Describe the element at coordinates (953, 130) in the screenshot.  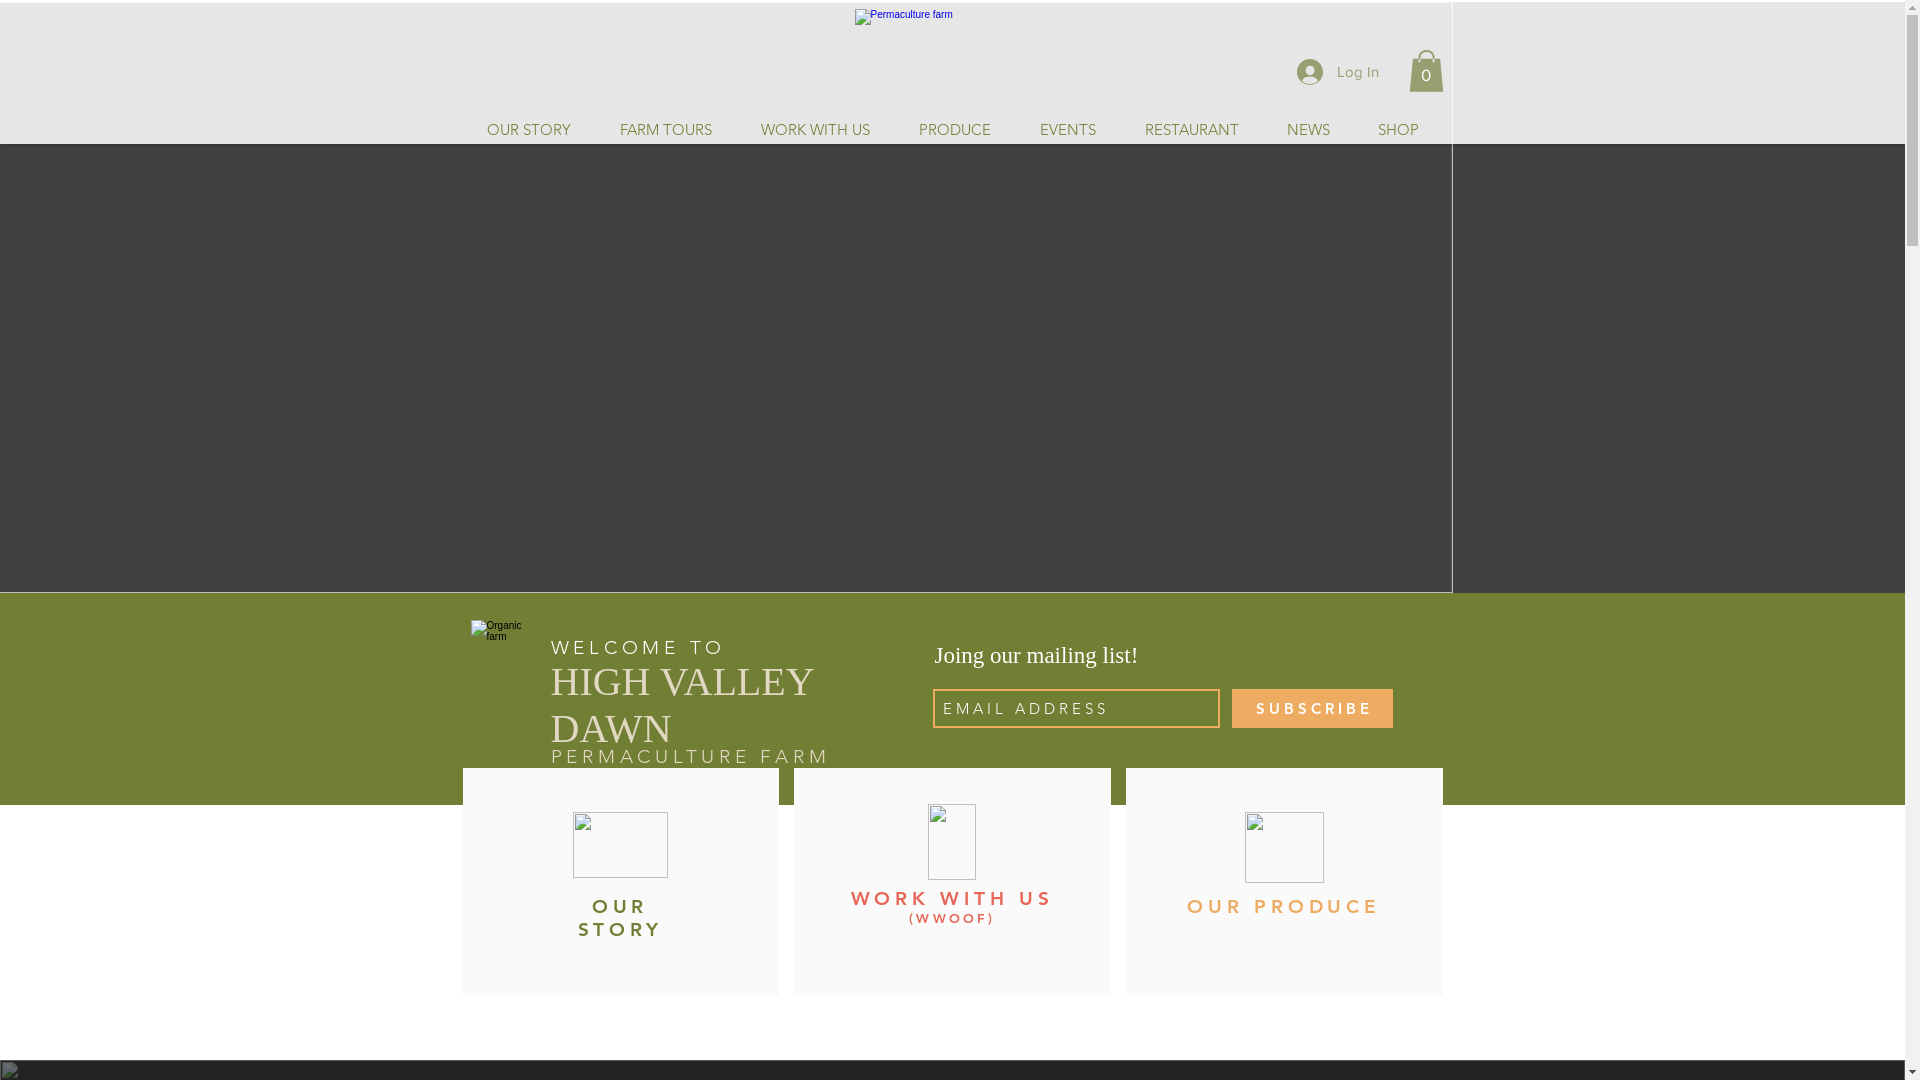
I see `'PRODUCE'` at that location.